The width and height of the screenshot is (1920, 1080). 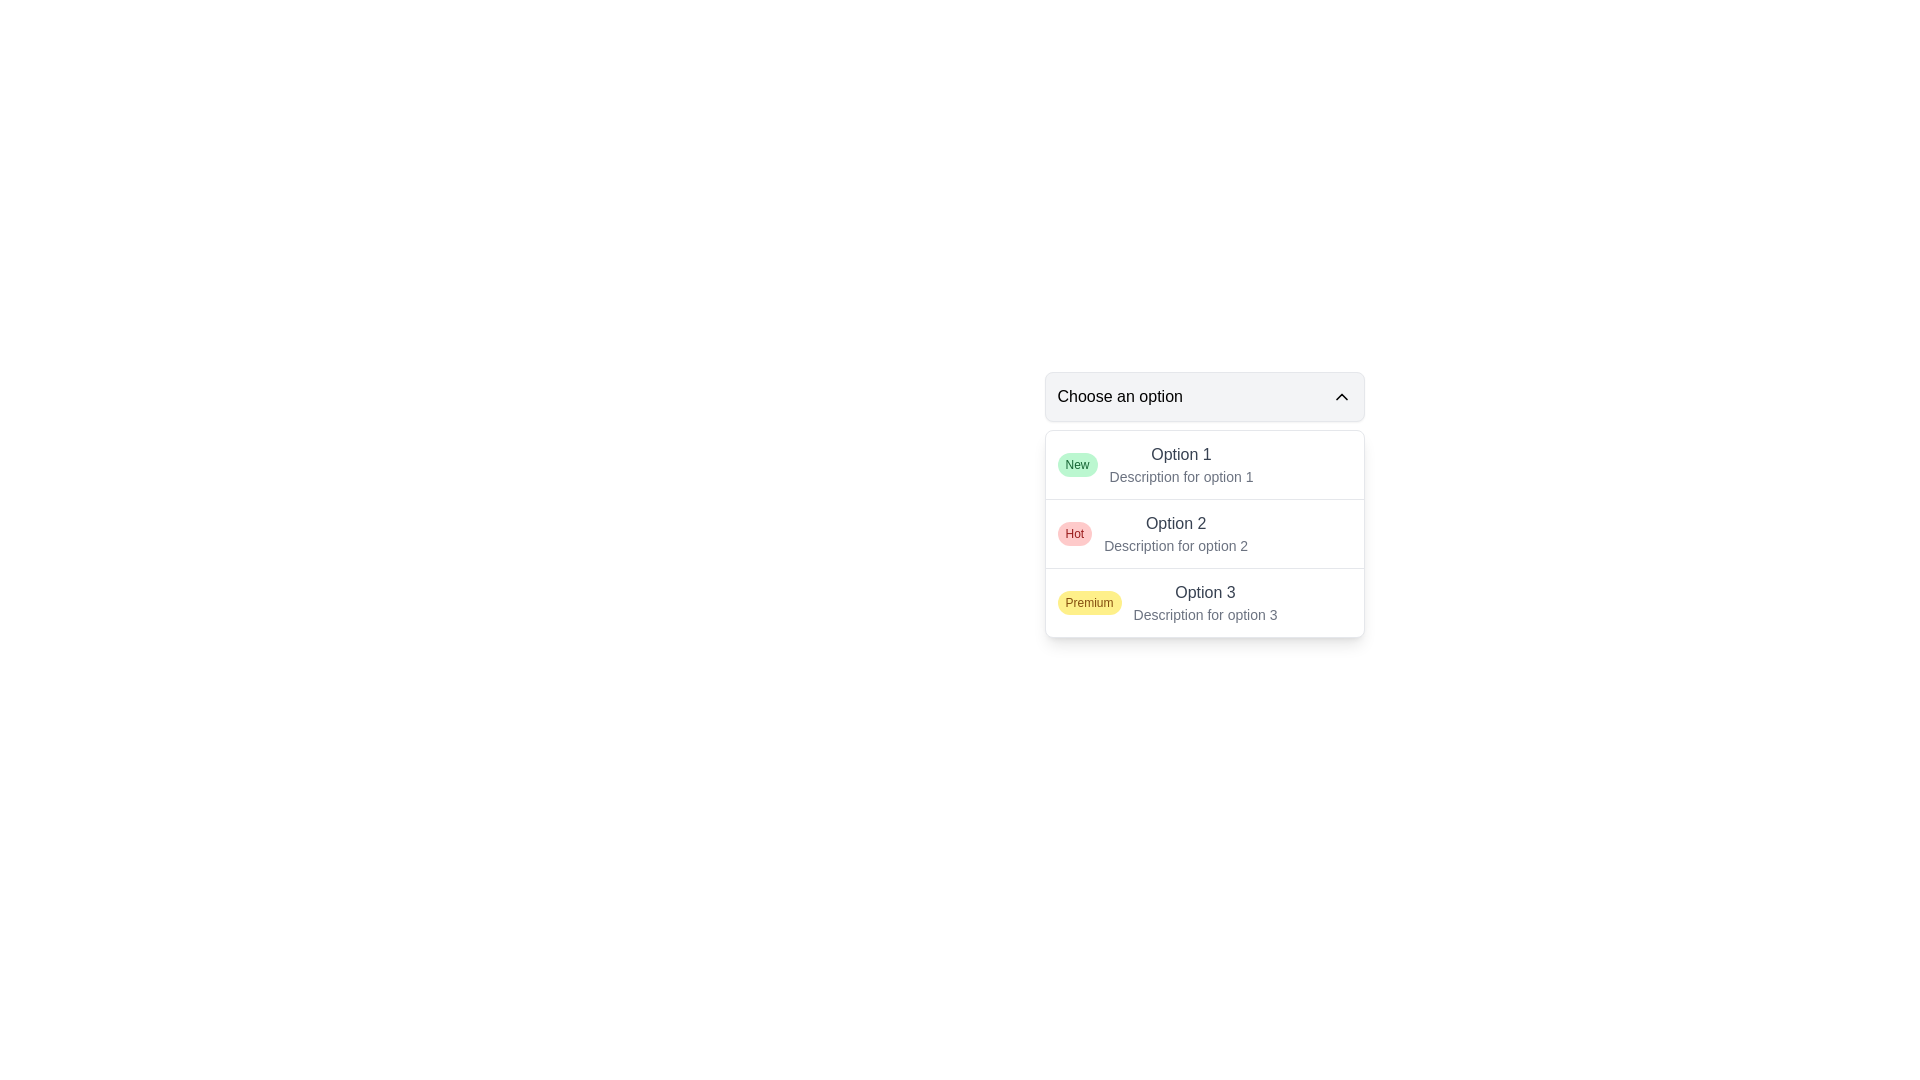 I want to click on the text label reading 'Description for option 2', which is part of a dropdown menu directly underneath 'Option 2' and its badge 'Hot', so click(x=1176, y=546).